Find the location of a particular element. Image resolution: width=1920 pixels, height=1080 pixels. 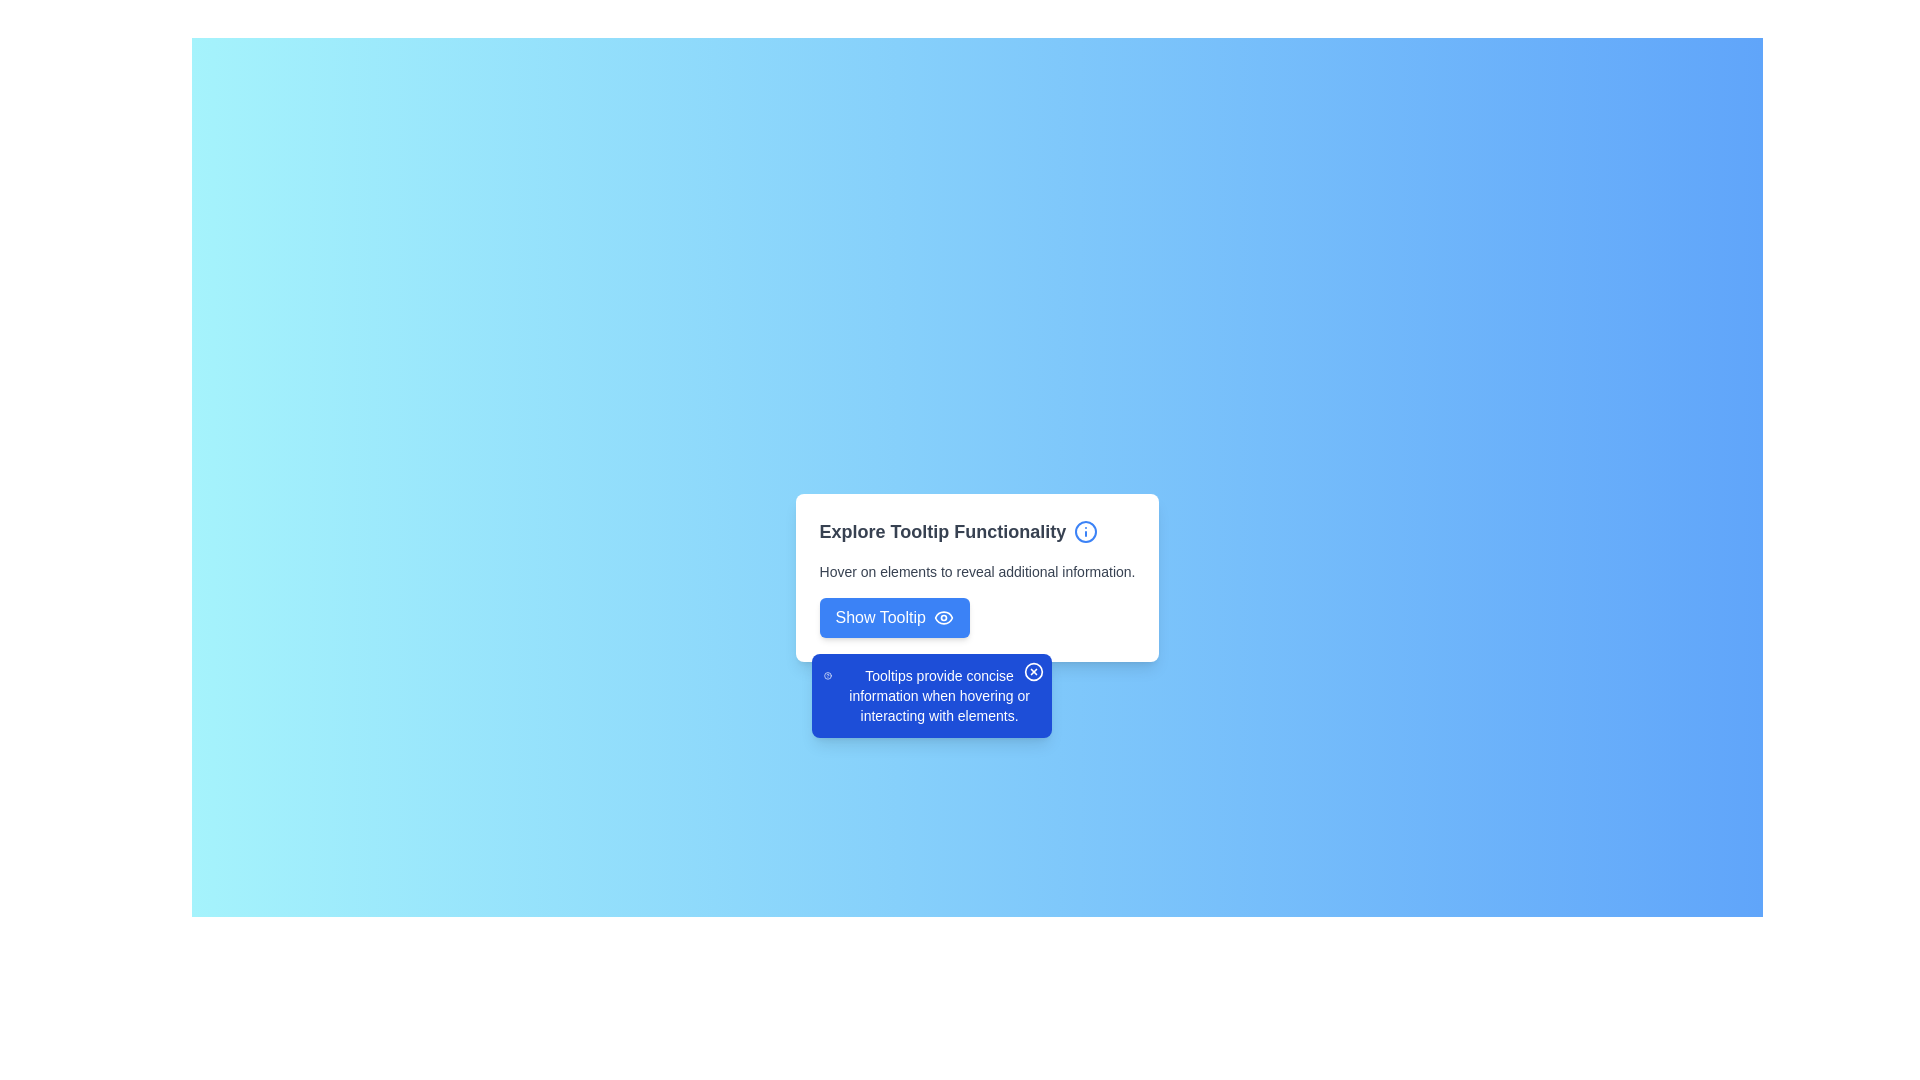

the outer oval shape of the eye icon, which is styled with a blue fill and located near the 'Show Tooltip' label is located at coordinates (942, 616).